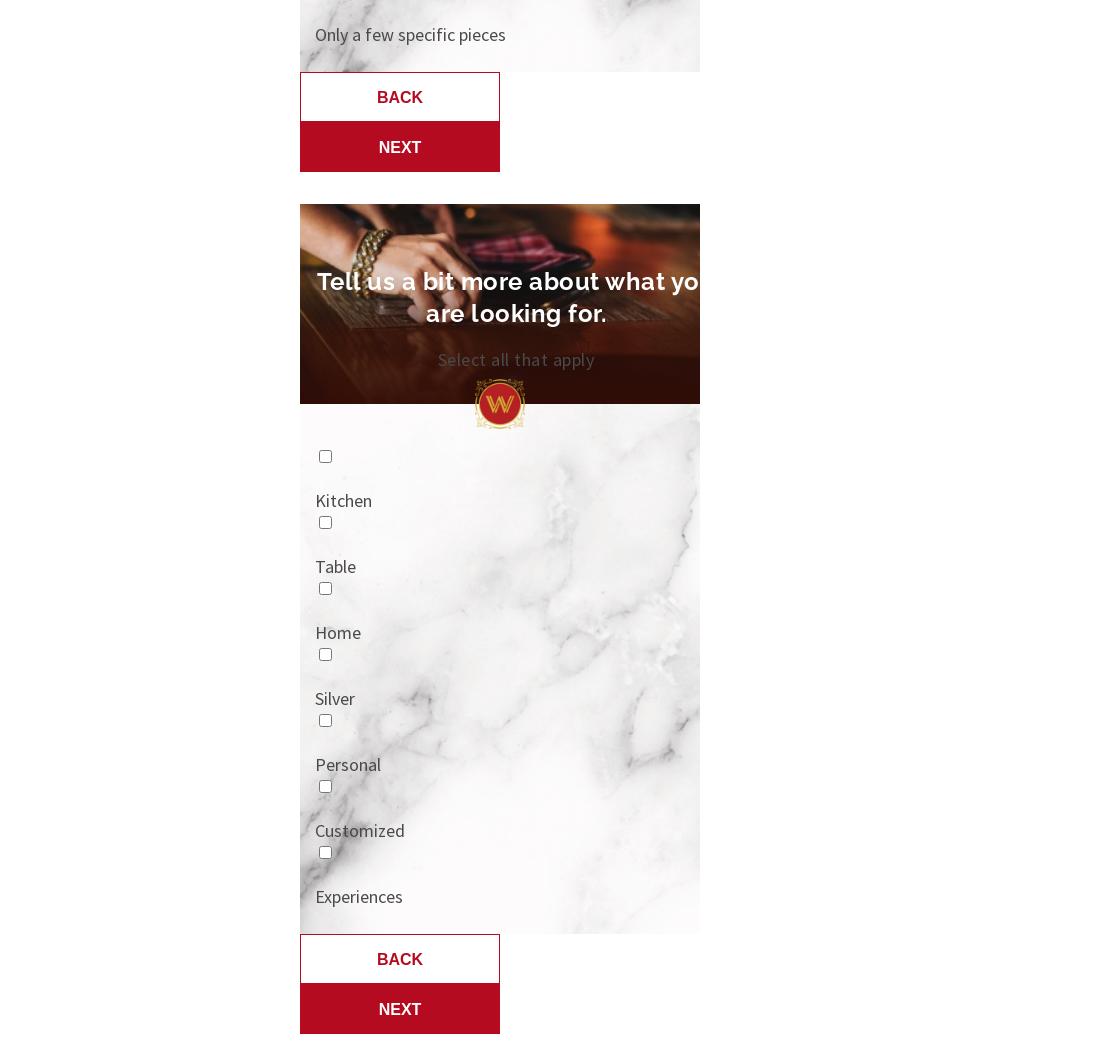  Describe the element at coordinates (313, 696) in the screenshot. I see `'Silver'` at that location.